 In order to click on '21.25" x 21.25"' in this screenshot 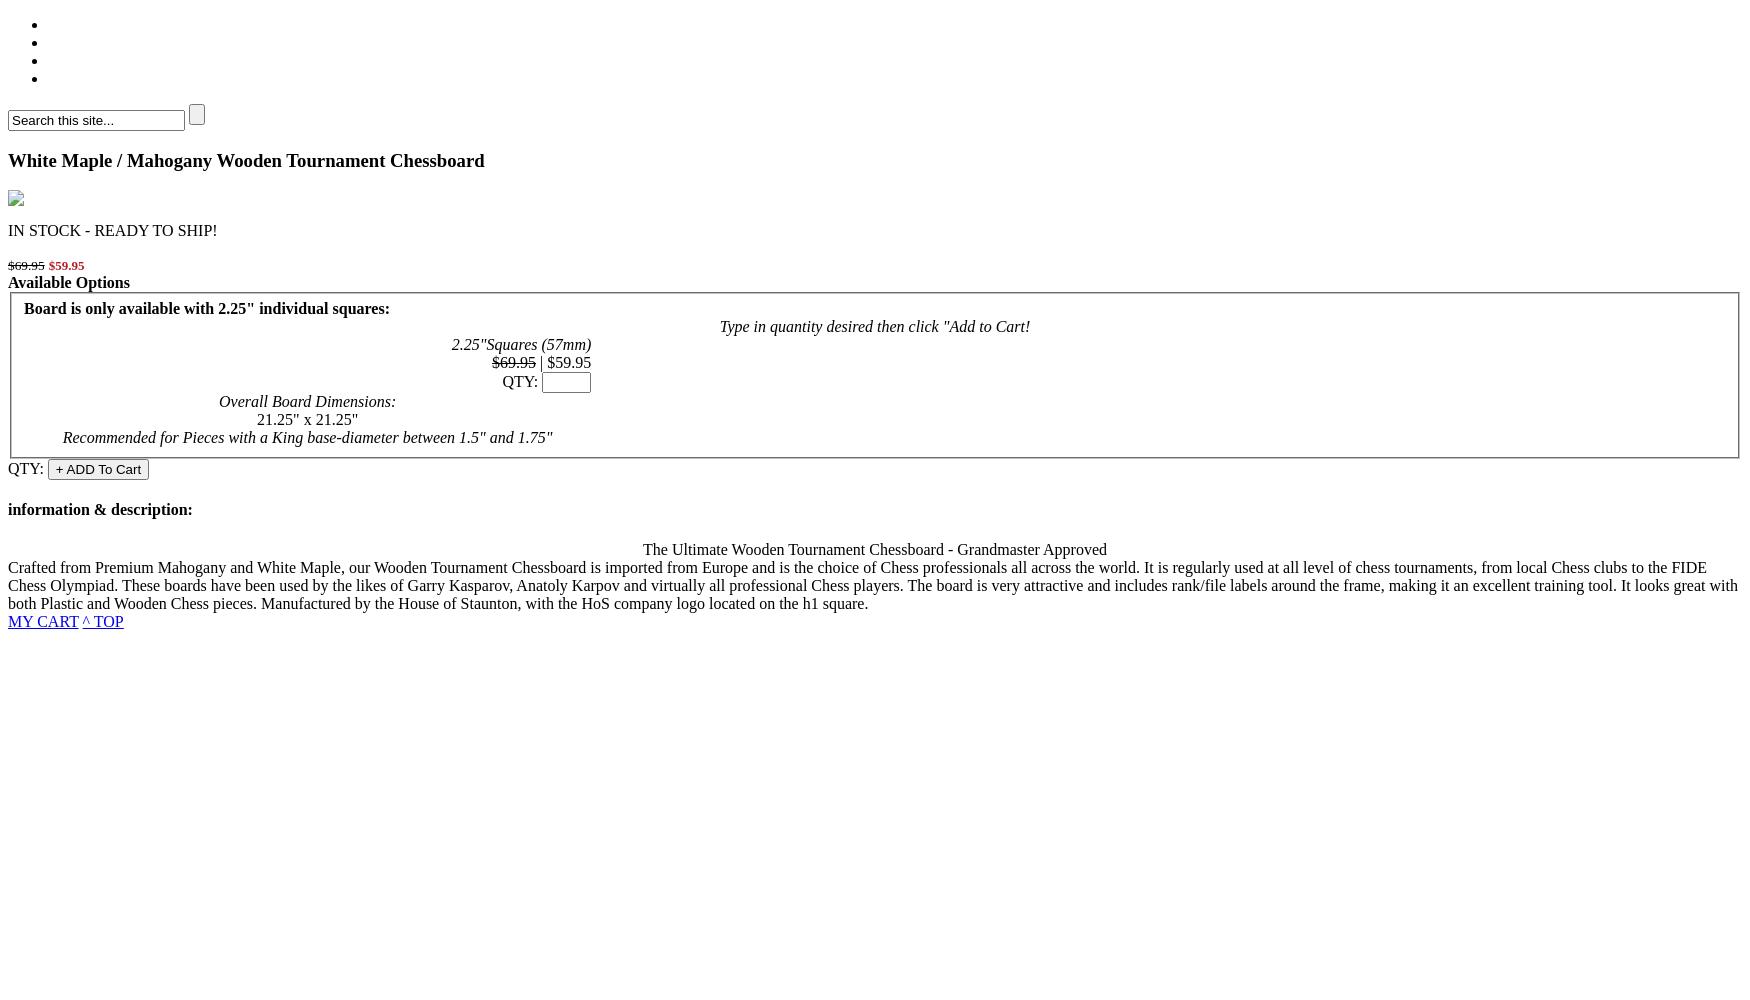, I will do `click(306, 419)`.